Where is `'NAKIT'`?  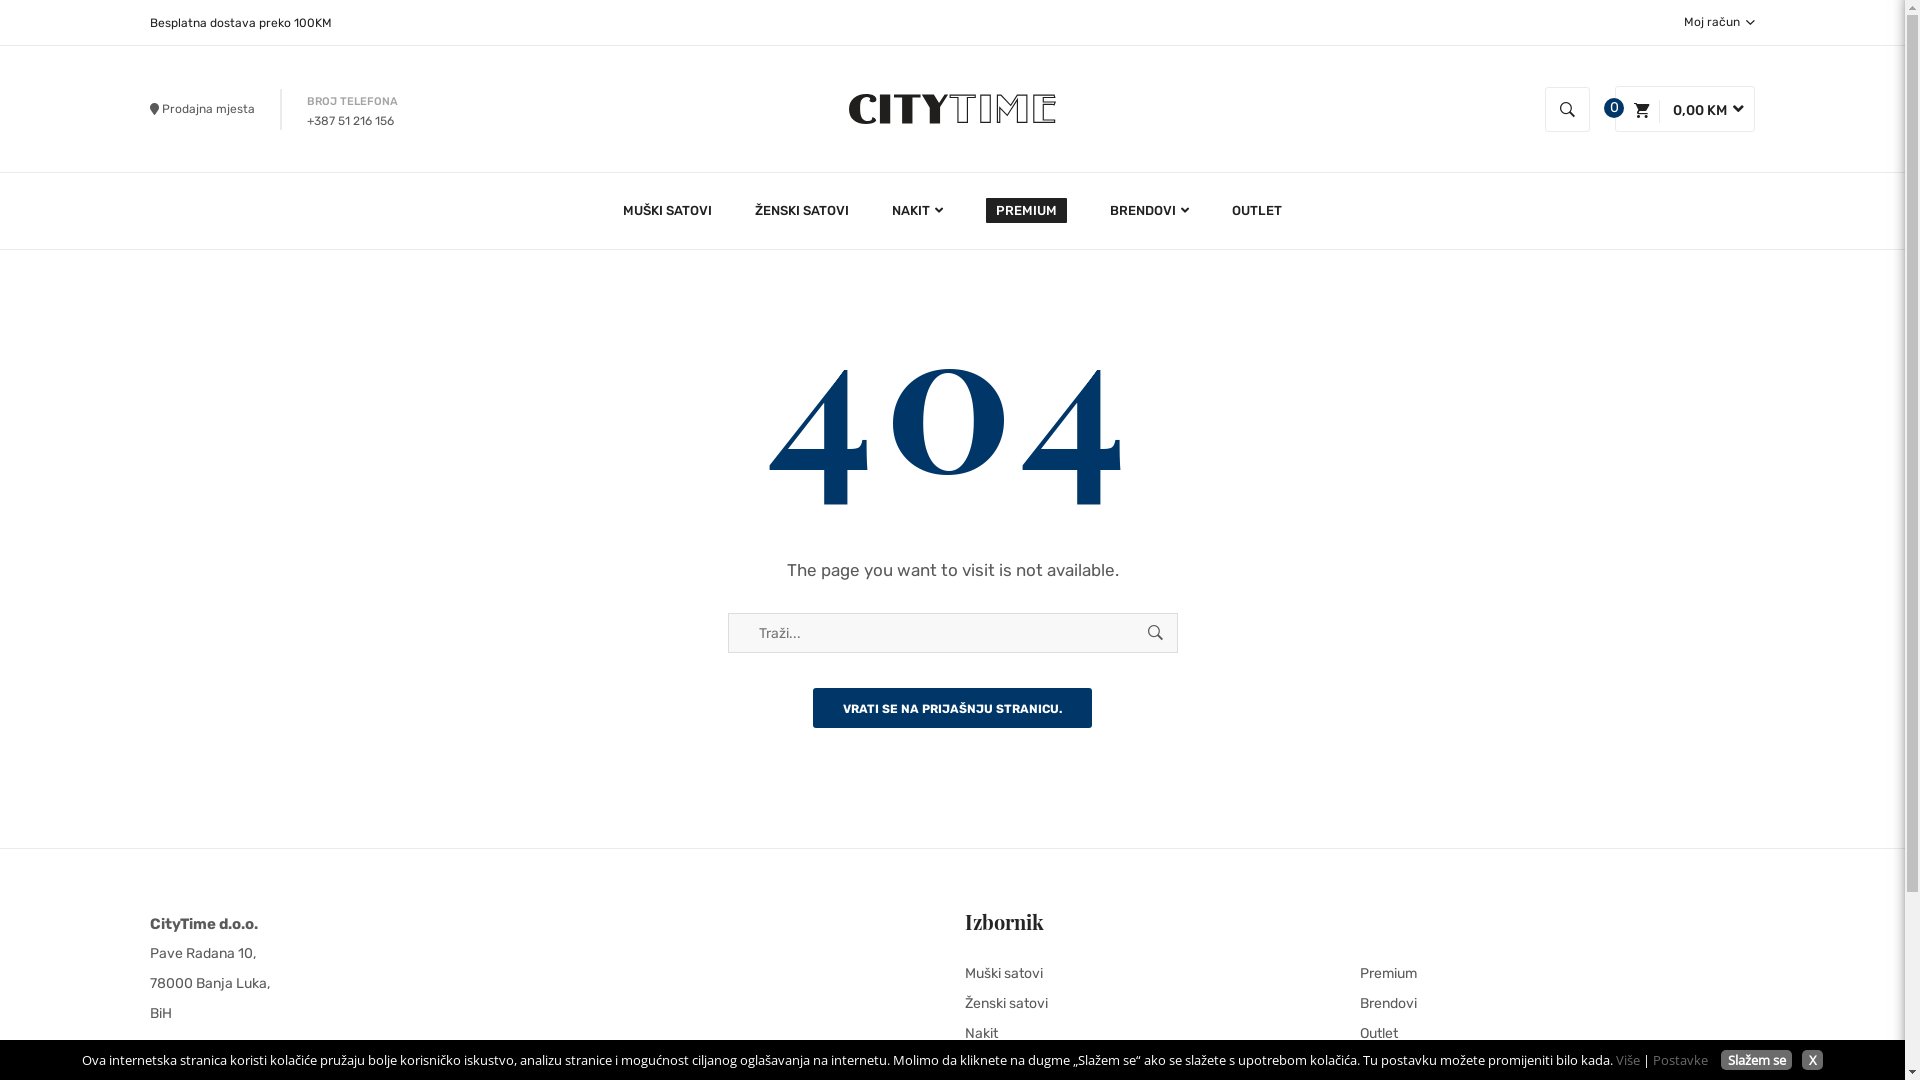
'NAKIT' is located at coordinates (916, 211).